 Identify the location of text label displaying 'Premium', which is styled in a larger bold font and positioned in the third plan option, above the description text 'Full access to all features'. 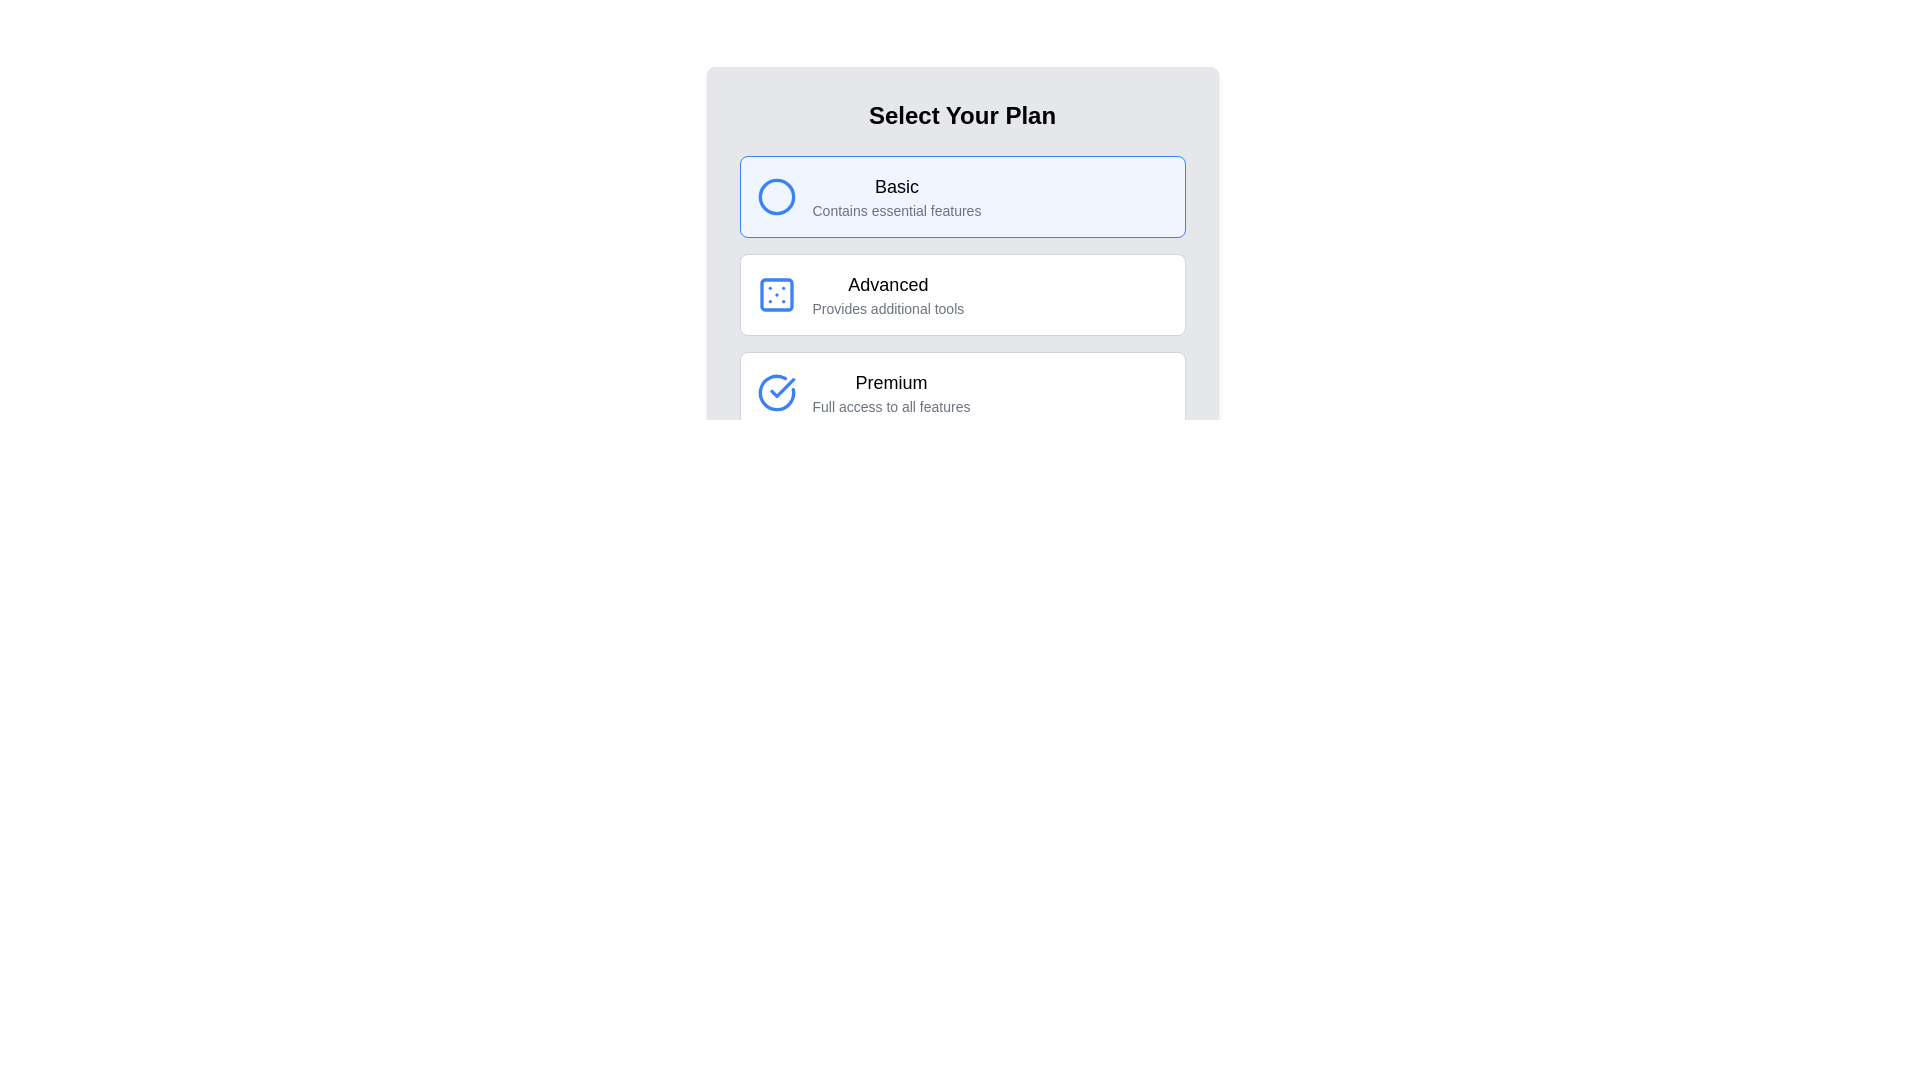
(890, 382).